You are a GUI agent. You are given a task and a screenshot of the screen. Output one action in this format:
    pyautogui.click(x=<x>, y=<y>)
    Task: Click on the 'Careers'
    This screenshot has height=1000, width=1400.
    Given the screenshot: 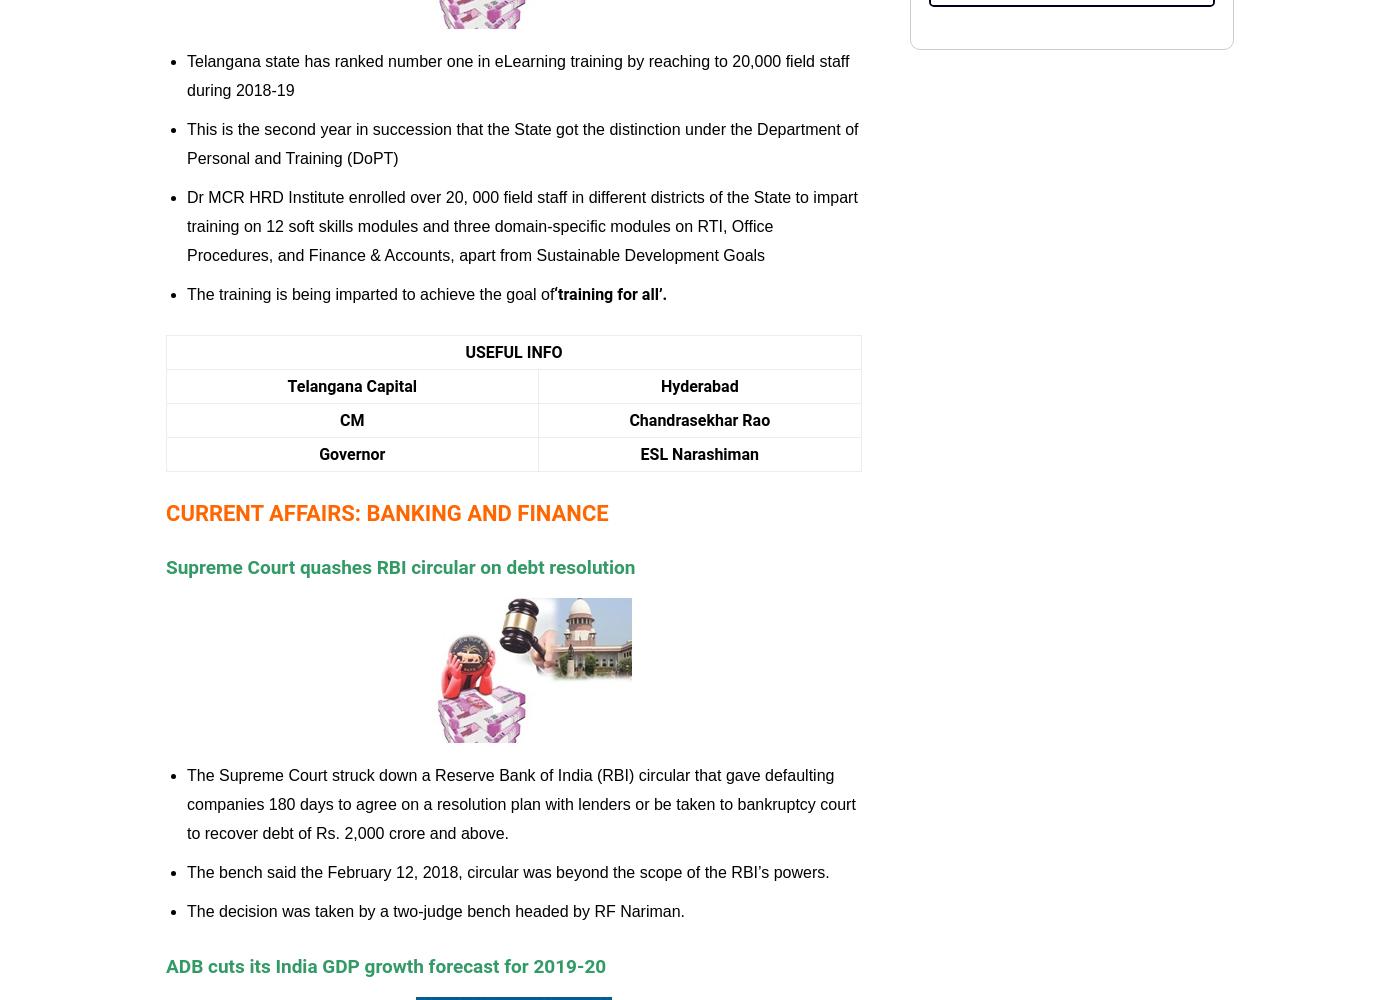 What is the action you would take?
    pyautogui.click(x=473, y=120)
    